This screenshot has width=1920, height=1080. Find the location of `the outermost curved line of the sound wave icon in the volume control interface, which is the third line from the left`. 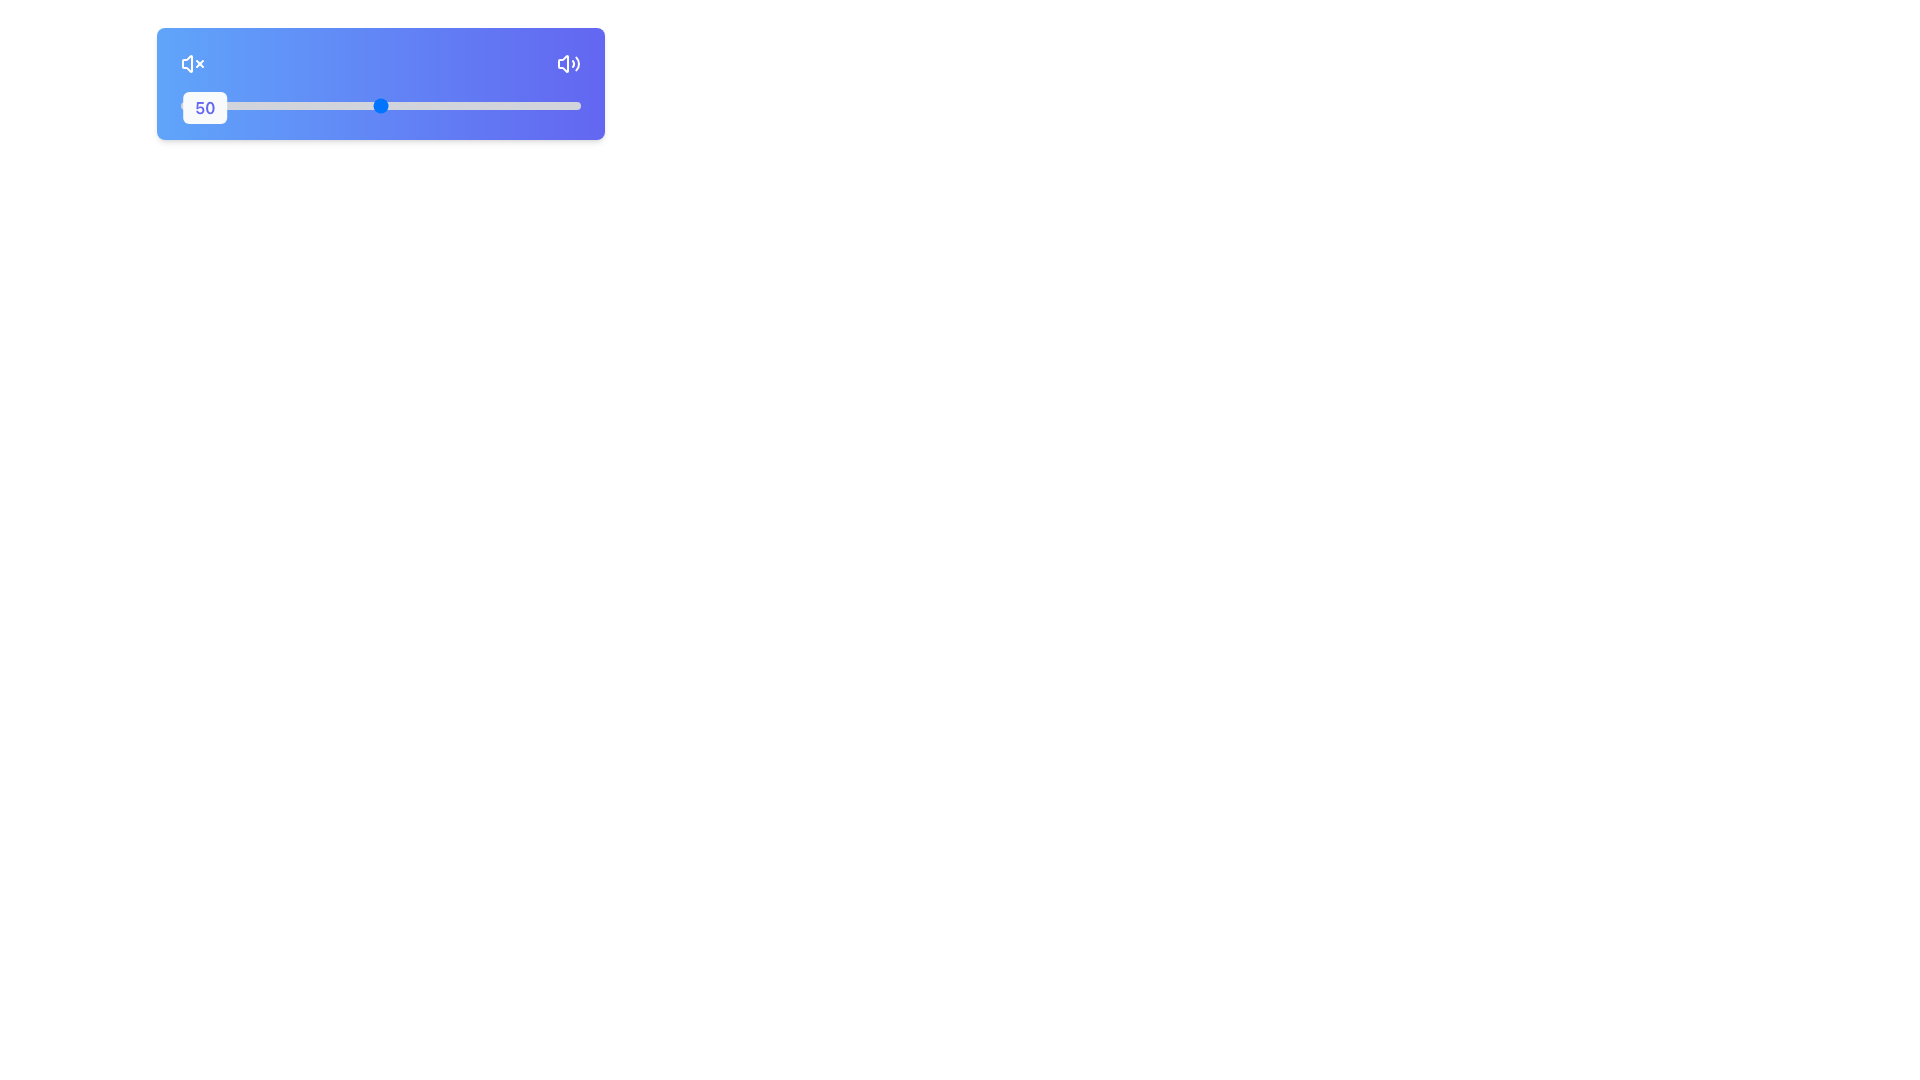

the outermost curved line of the sound wave icon in the volume control interface, which is the third line from the left is located at coordinates (576, 63).